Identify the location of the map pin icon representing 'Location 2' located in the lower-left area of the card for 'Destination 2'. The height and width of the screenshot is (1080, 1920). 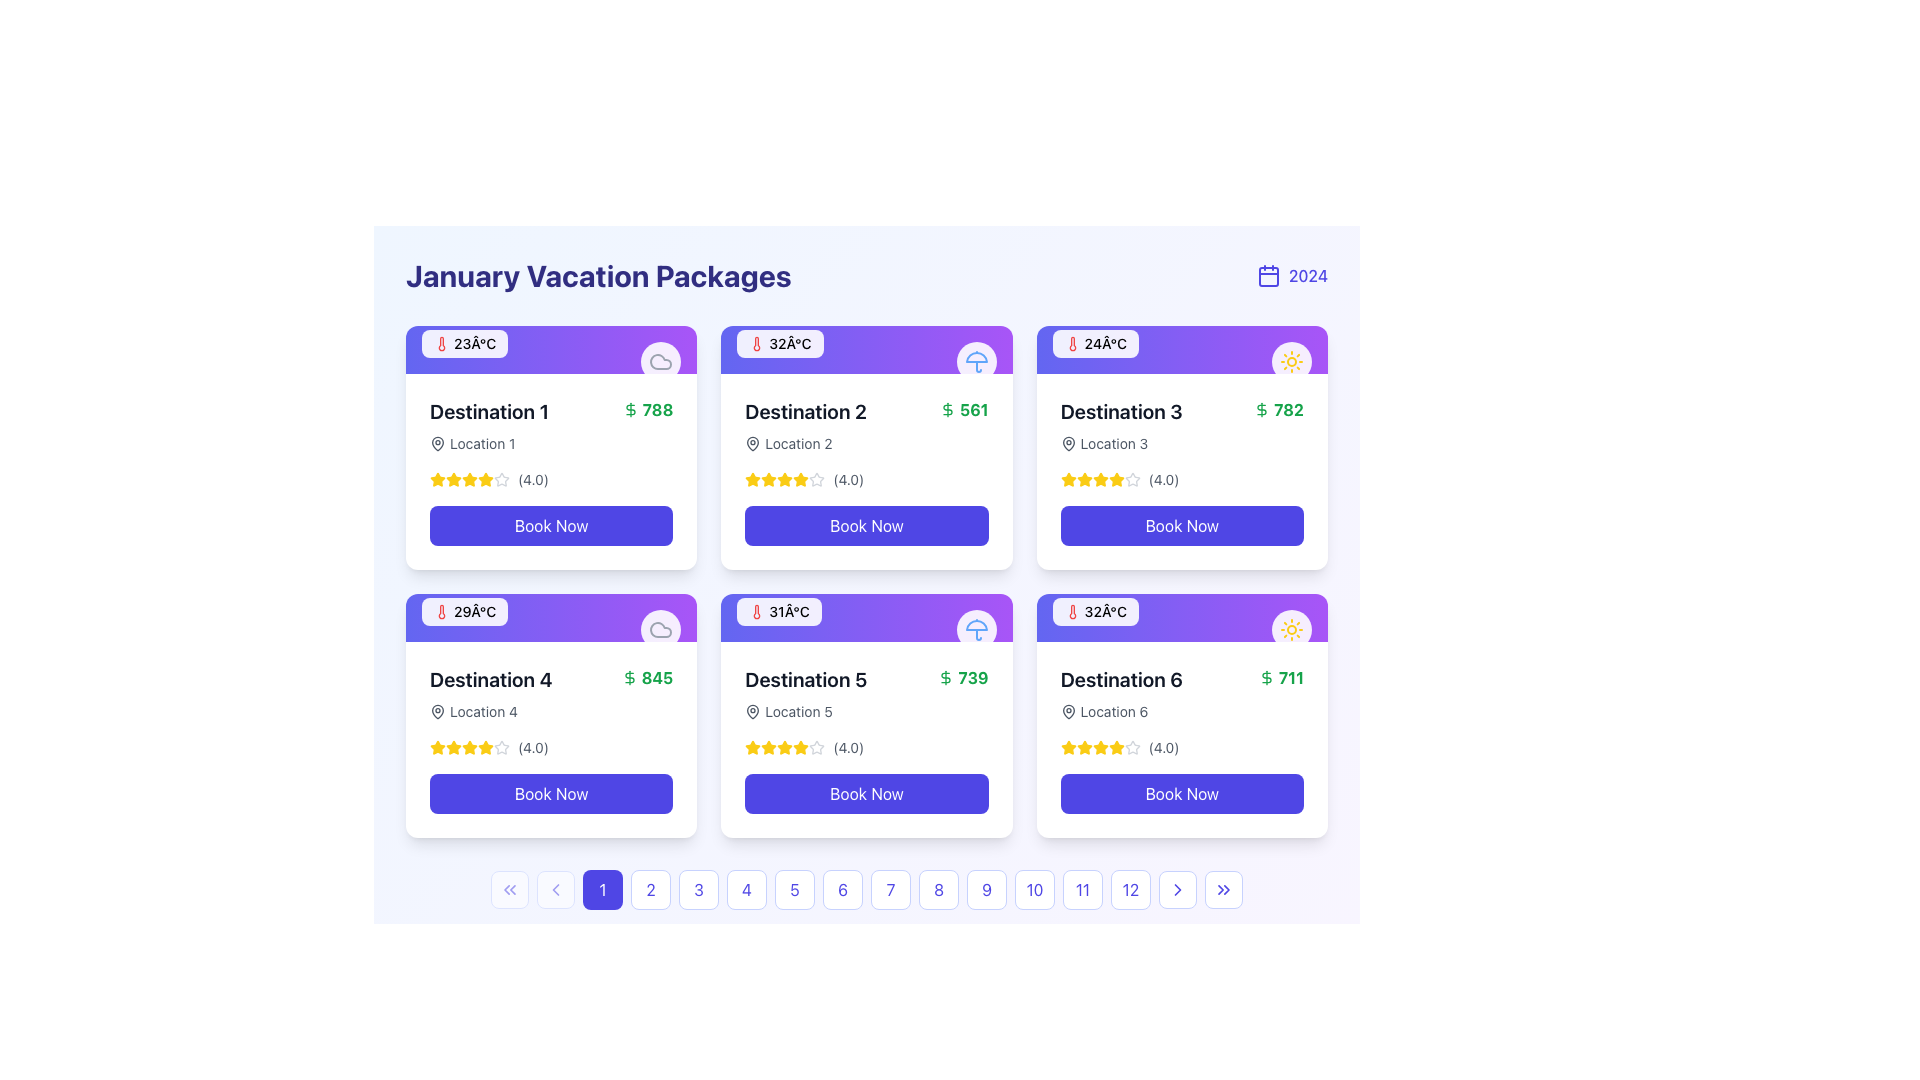
(752, 442).